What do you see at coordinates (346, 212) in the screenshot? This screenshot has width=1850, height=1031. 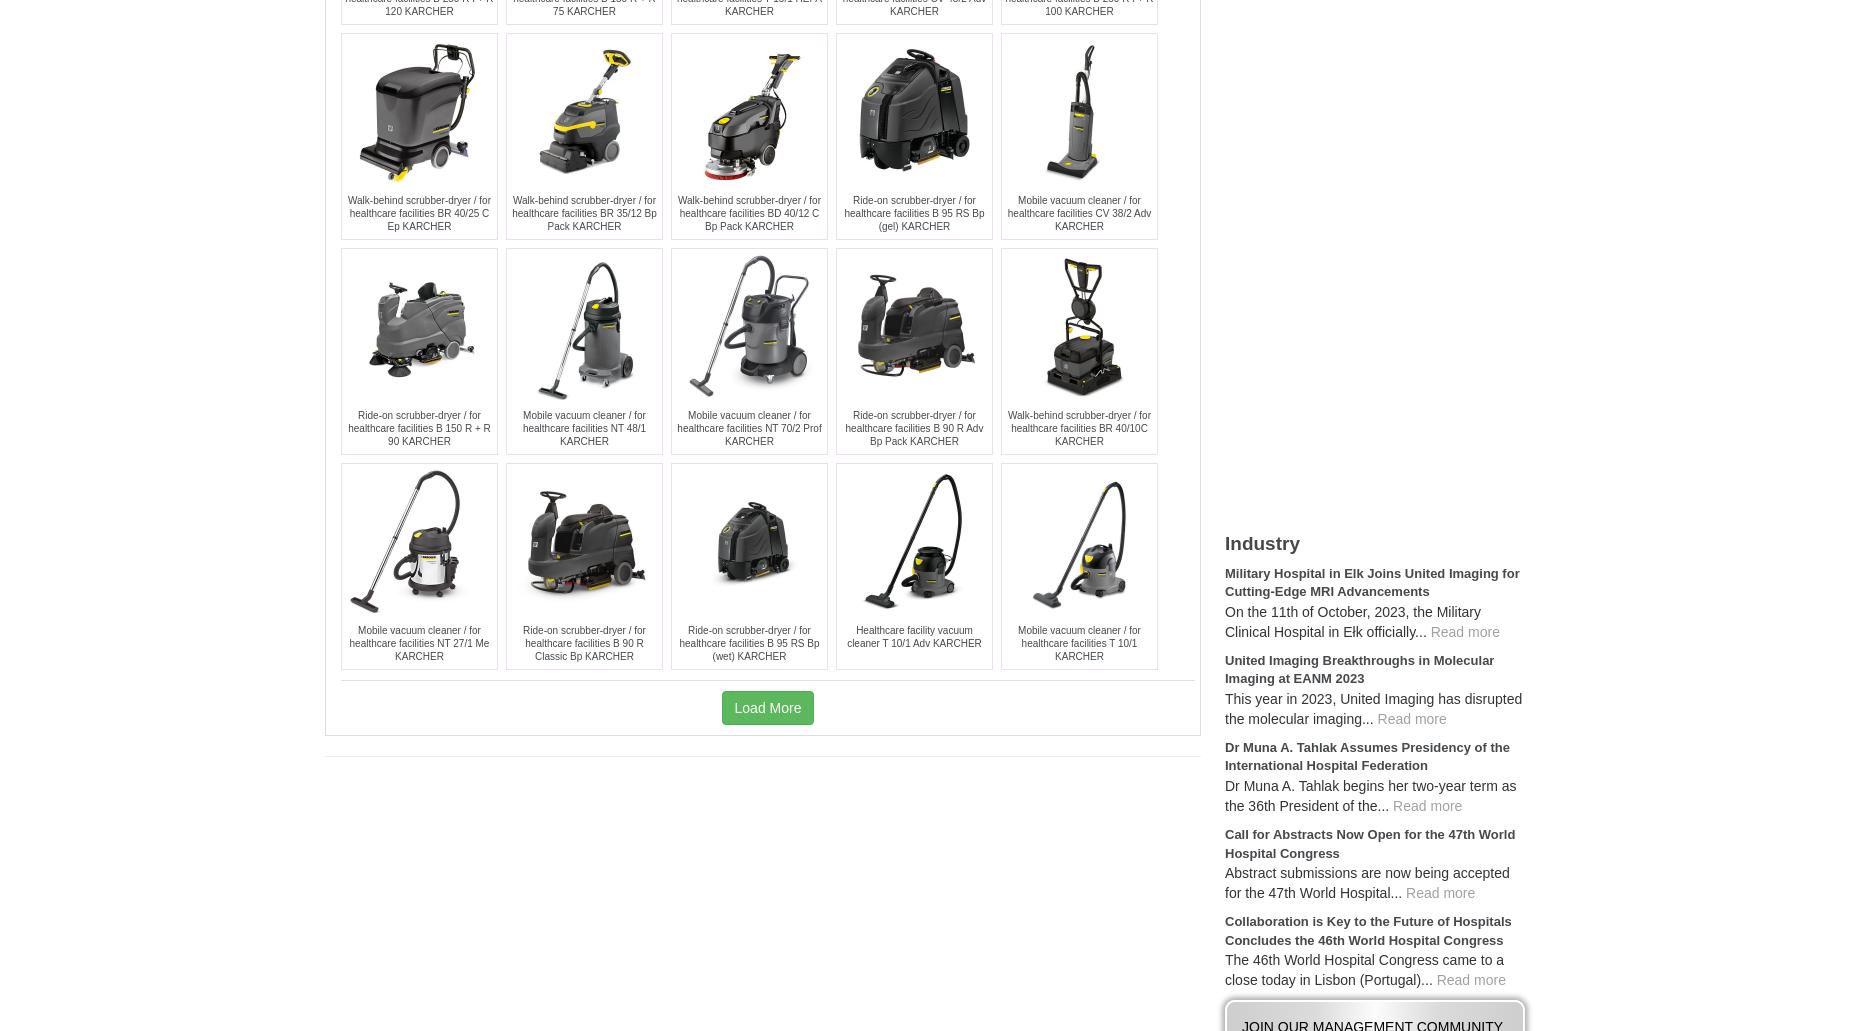 I see `'Walk-behind scrubber-dryer / for healthcare facilities BR 40/25 C Ep KARCHER'` at bounding box center [346, 212].